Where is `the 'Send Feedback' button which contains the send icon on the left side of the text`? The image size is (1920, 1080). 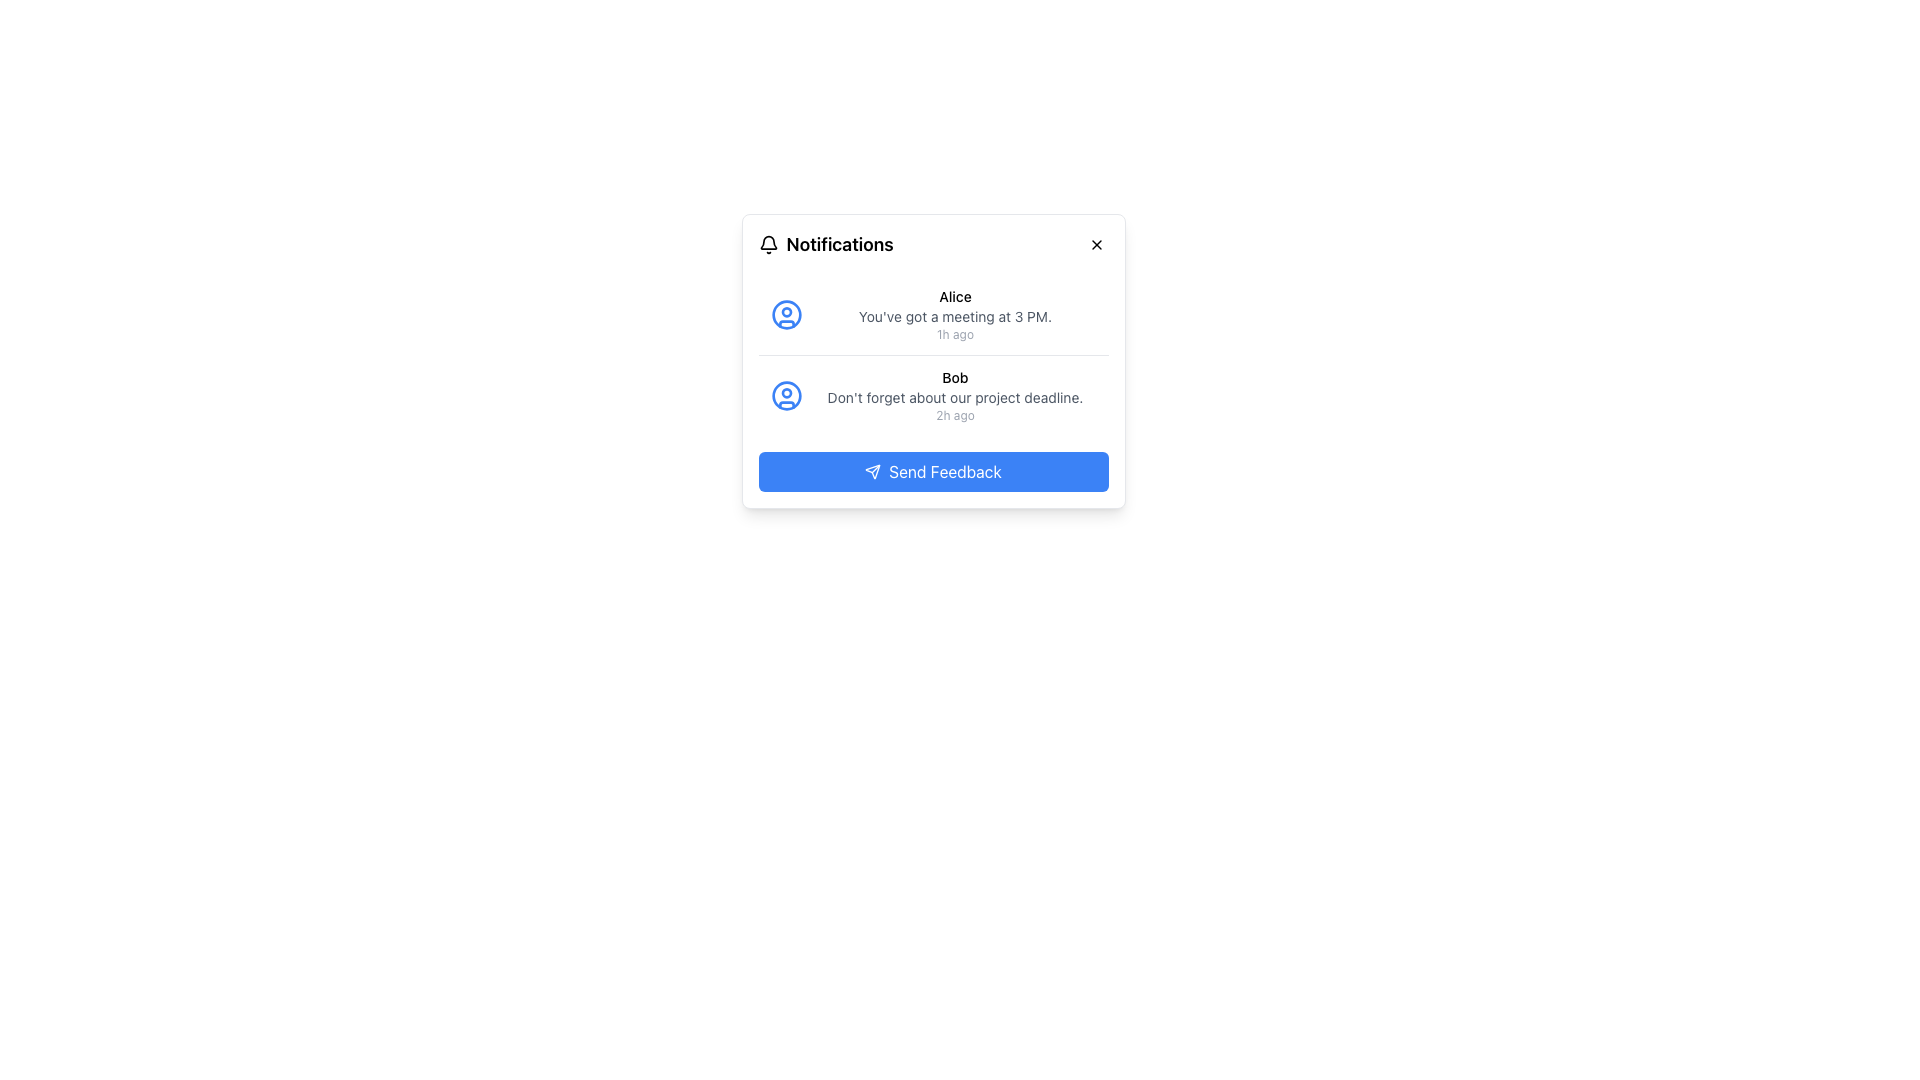
the 'Send Feedback' button which contains the send icon on the left side of the text is located at coordinates (873, 471).